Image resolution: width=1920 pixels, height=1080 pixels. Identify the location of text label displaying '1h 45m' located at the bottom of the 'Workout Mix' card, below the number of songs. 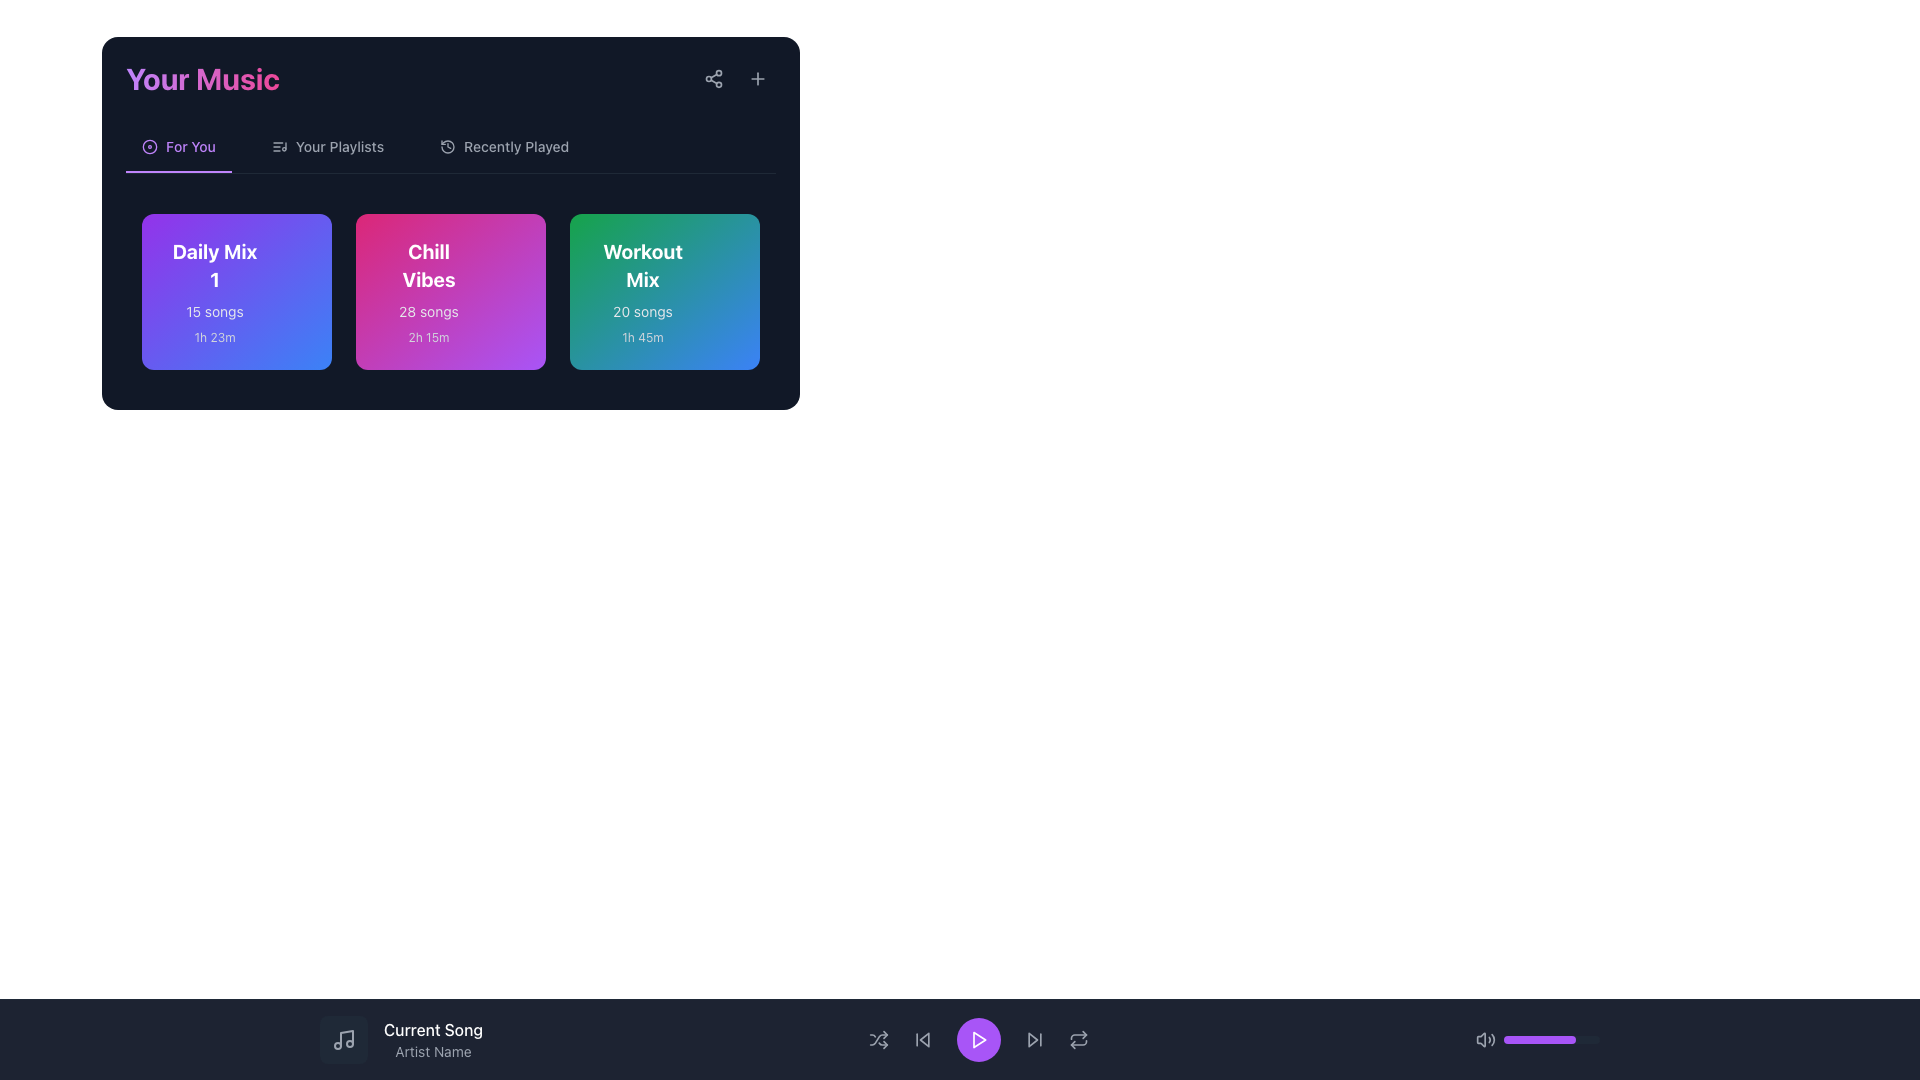
(643, 337).